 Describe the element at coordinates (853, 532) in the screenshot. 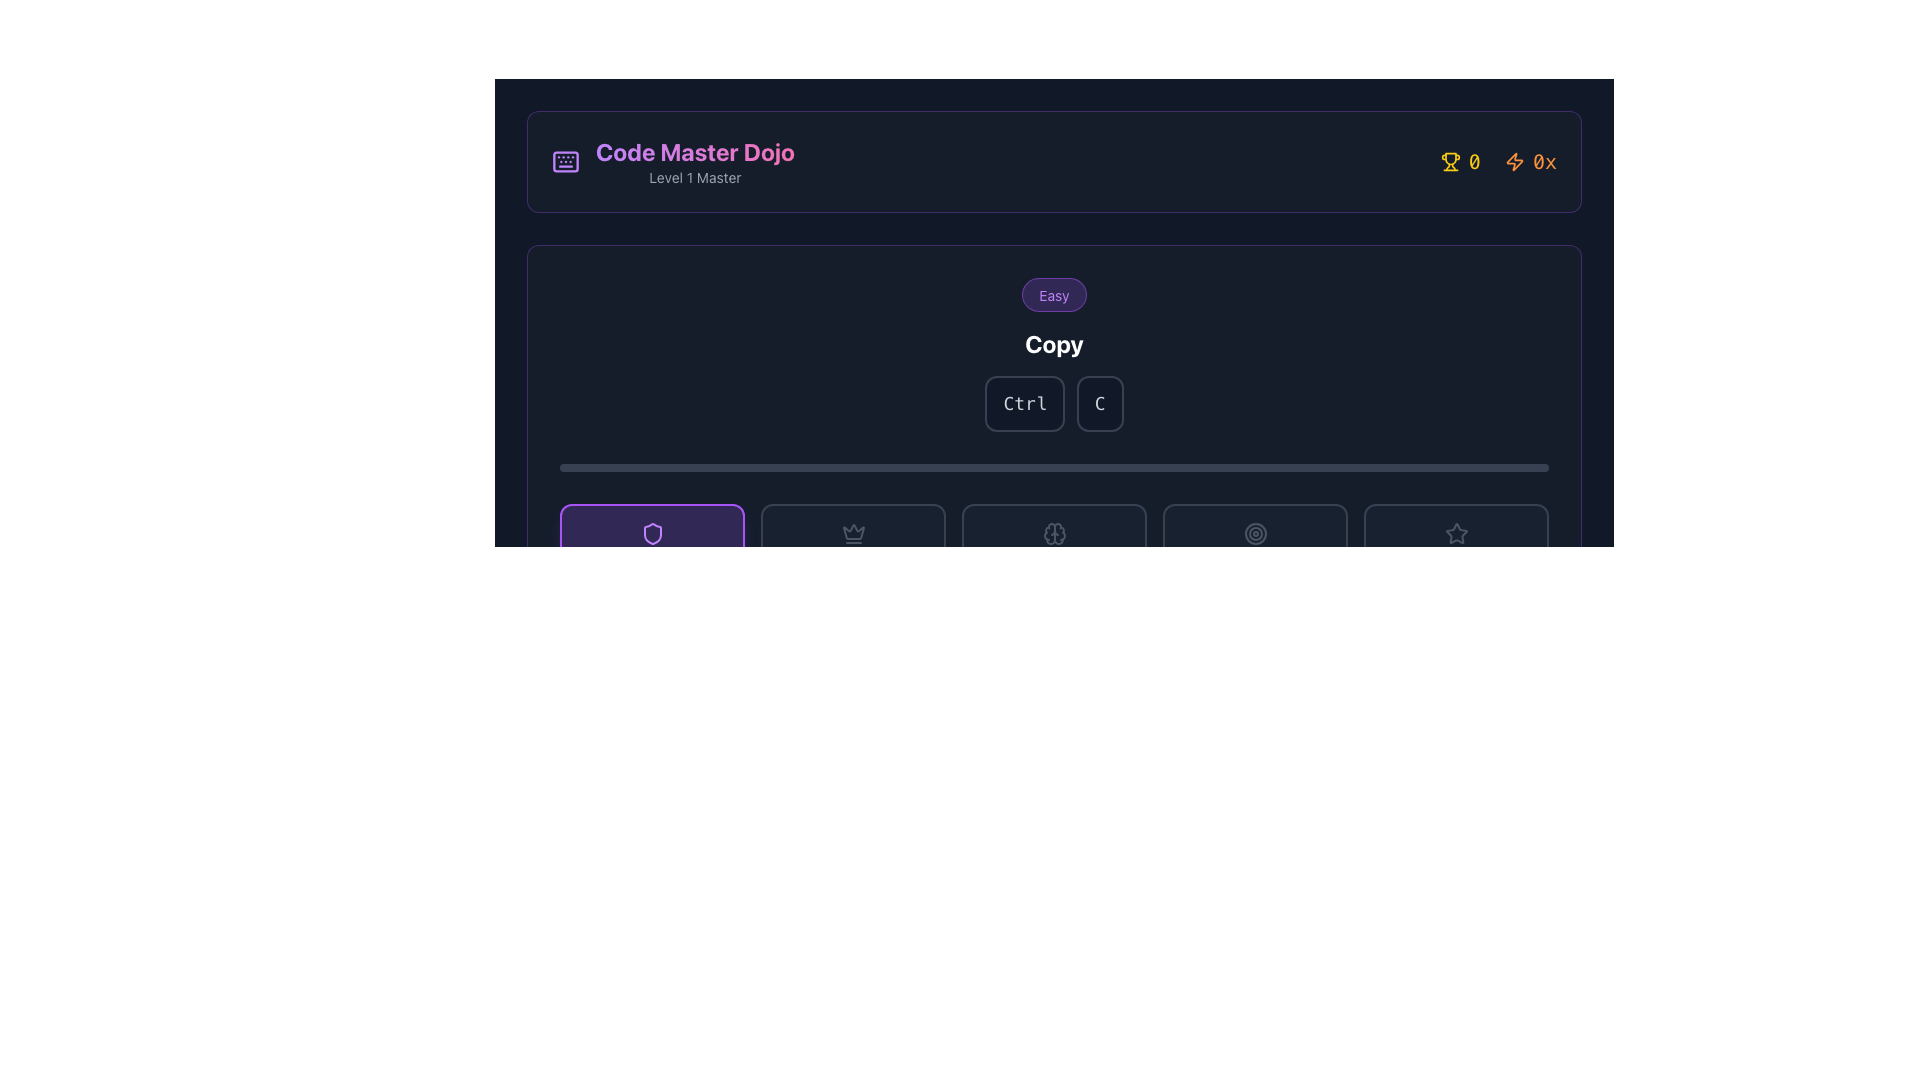

I see `the Icon Button featuring a crown icon, which is the third element in a horizontal row of five` at that location.